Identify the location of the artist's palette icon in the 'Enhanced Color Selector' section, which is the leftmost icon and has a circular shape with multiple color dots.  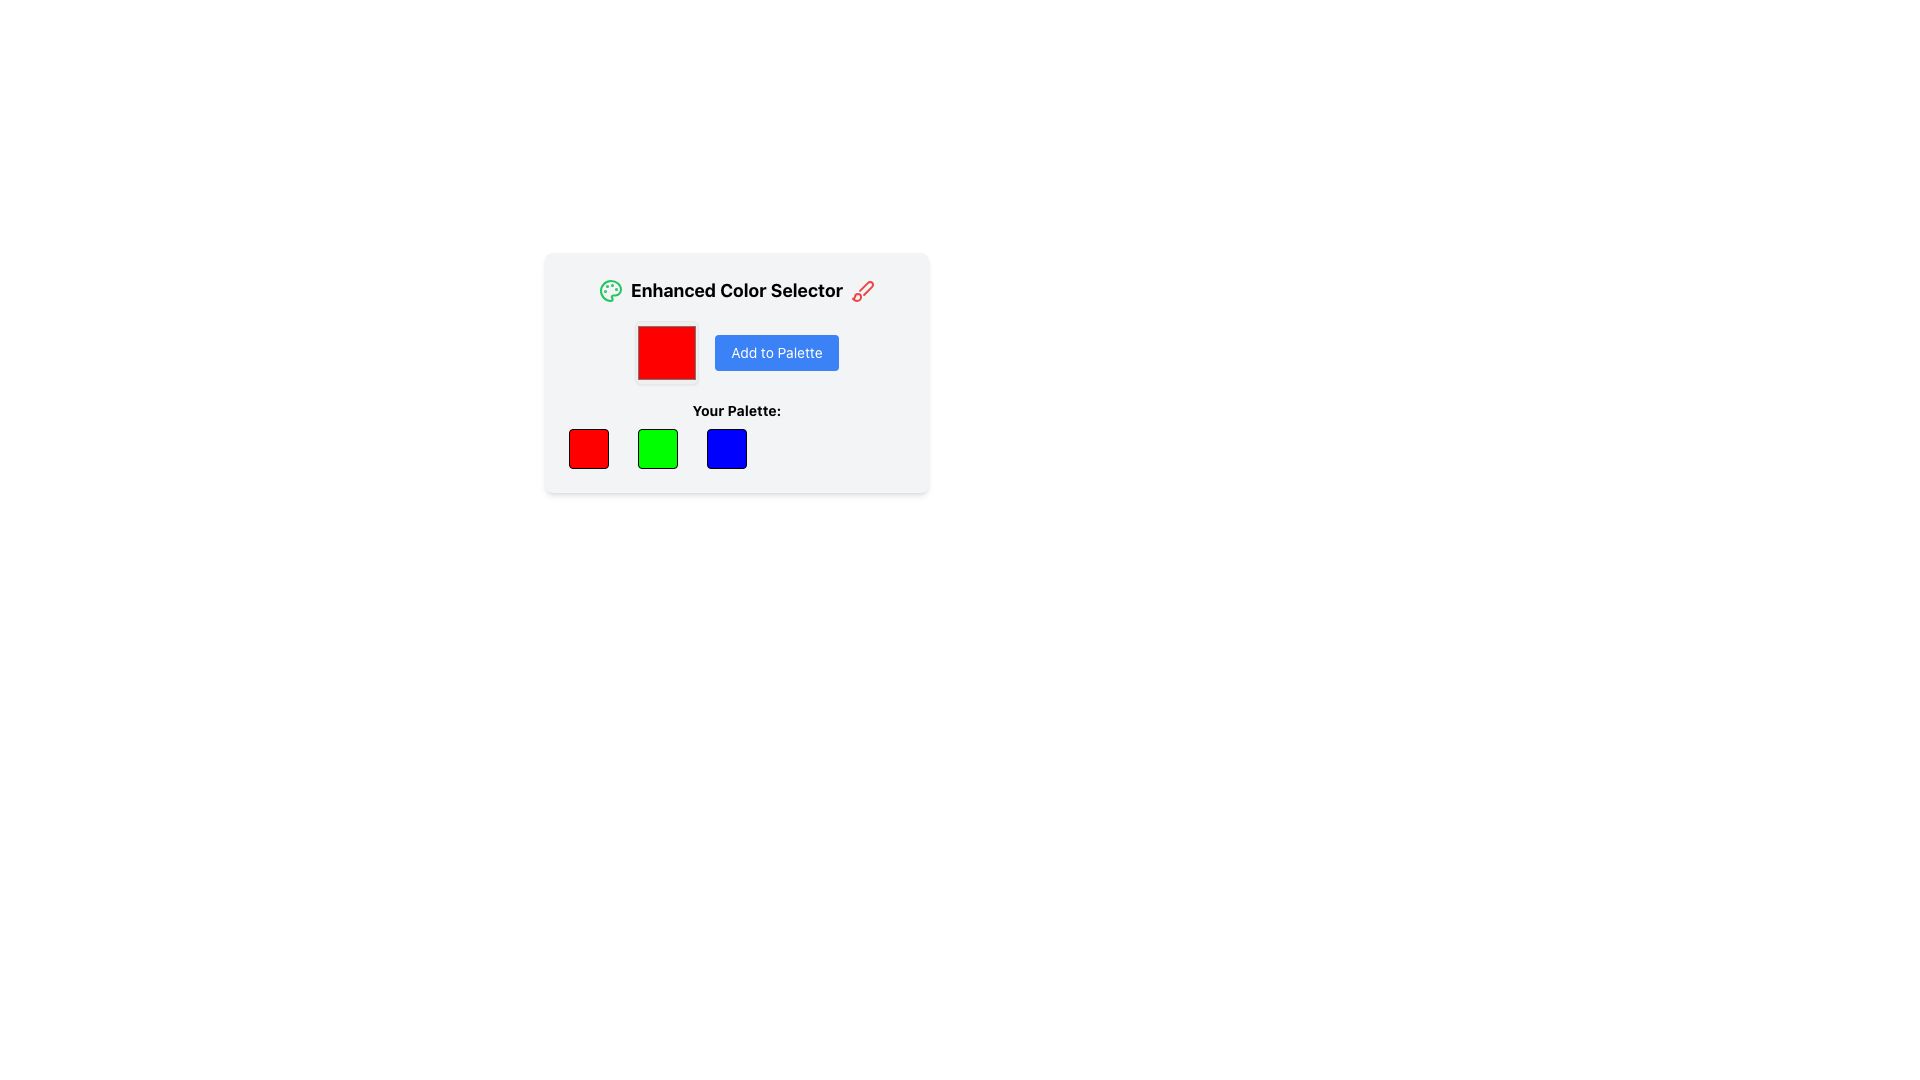
(609, 290).